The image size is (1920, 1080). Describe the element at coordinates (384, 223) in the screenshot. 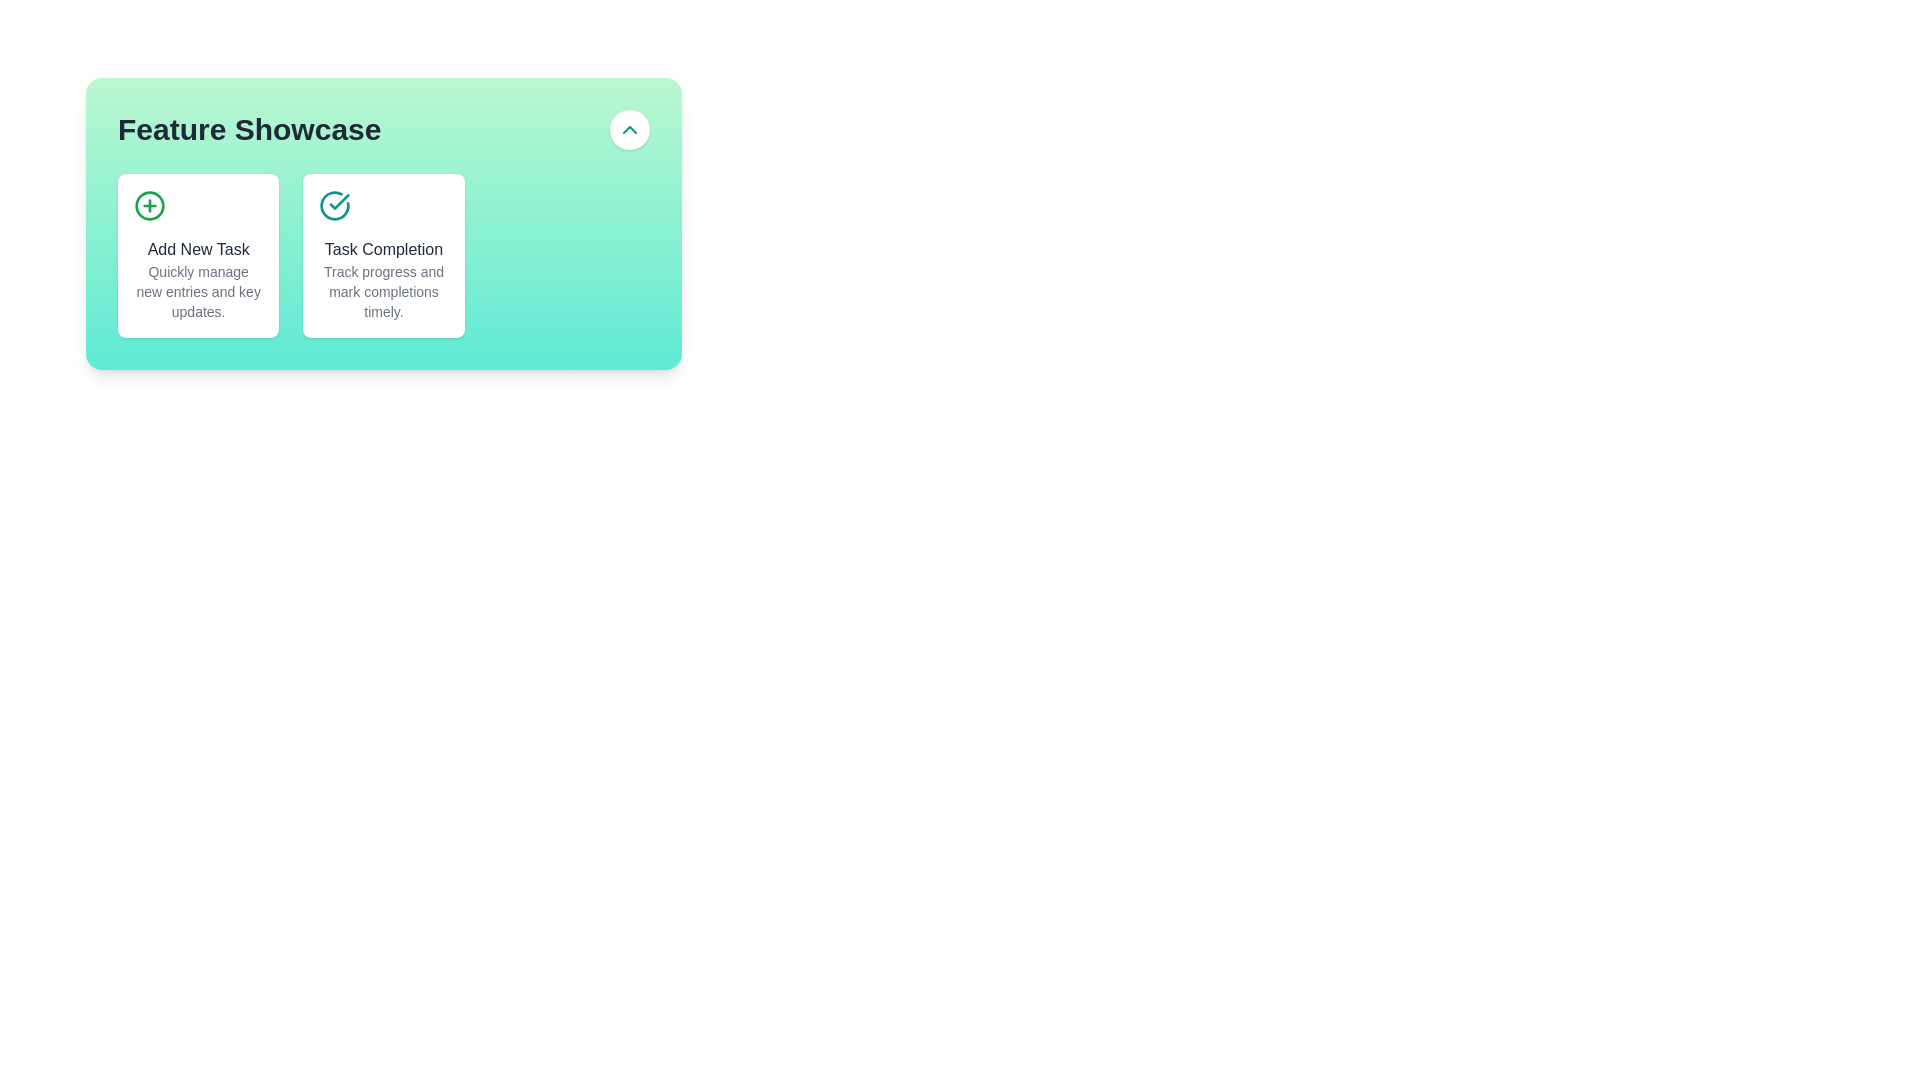

I see `the Informational Card that describes a task management feature, located to the right of the 'Add New Task' card in the Feature Showcase section` at that location.